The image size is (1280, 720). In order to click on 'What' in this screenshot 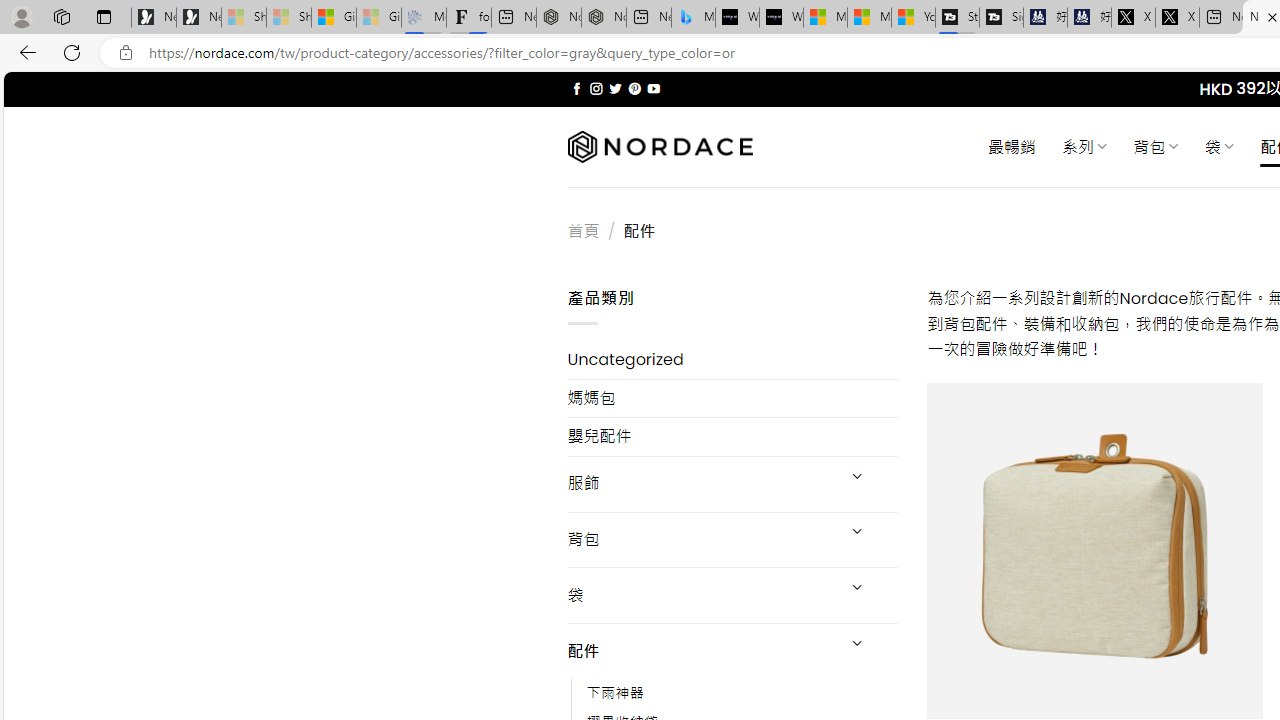, I will do `click(780, 17)`.